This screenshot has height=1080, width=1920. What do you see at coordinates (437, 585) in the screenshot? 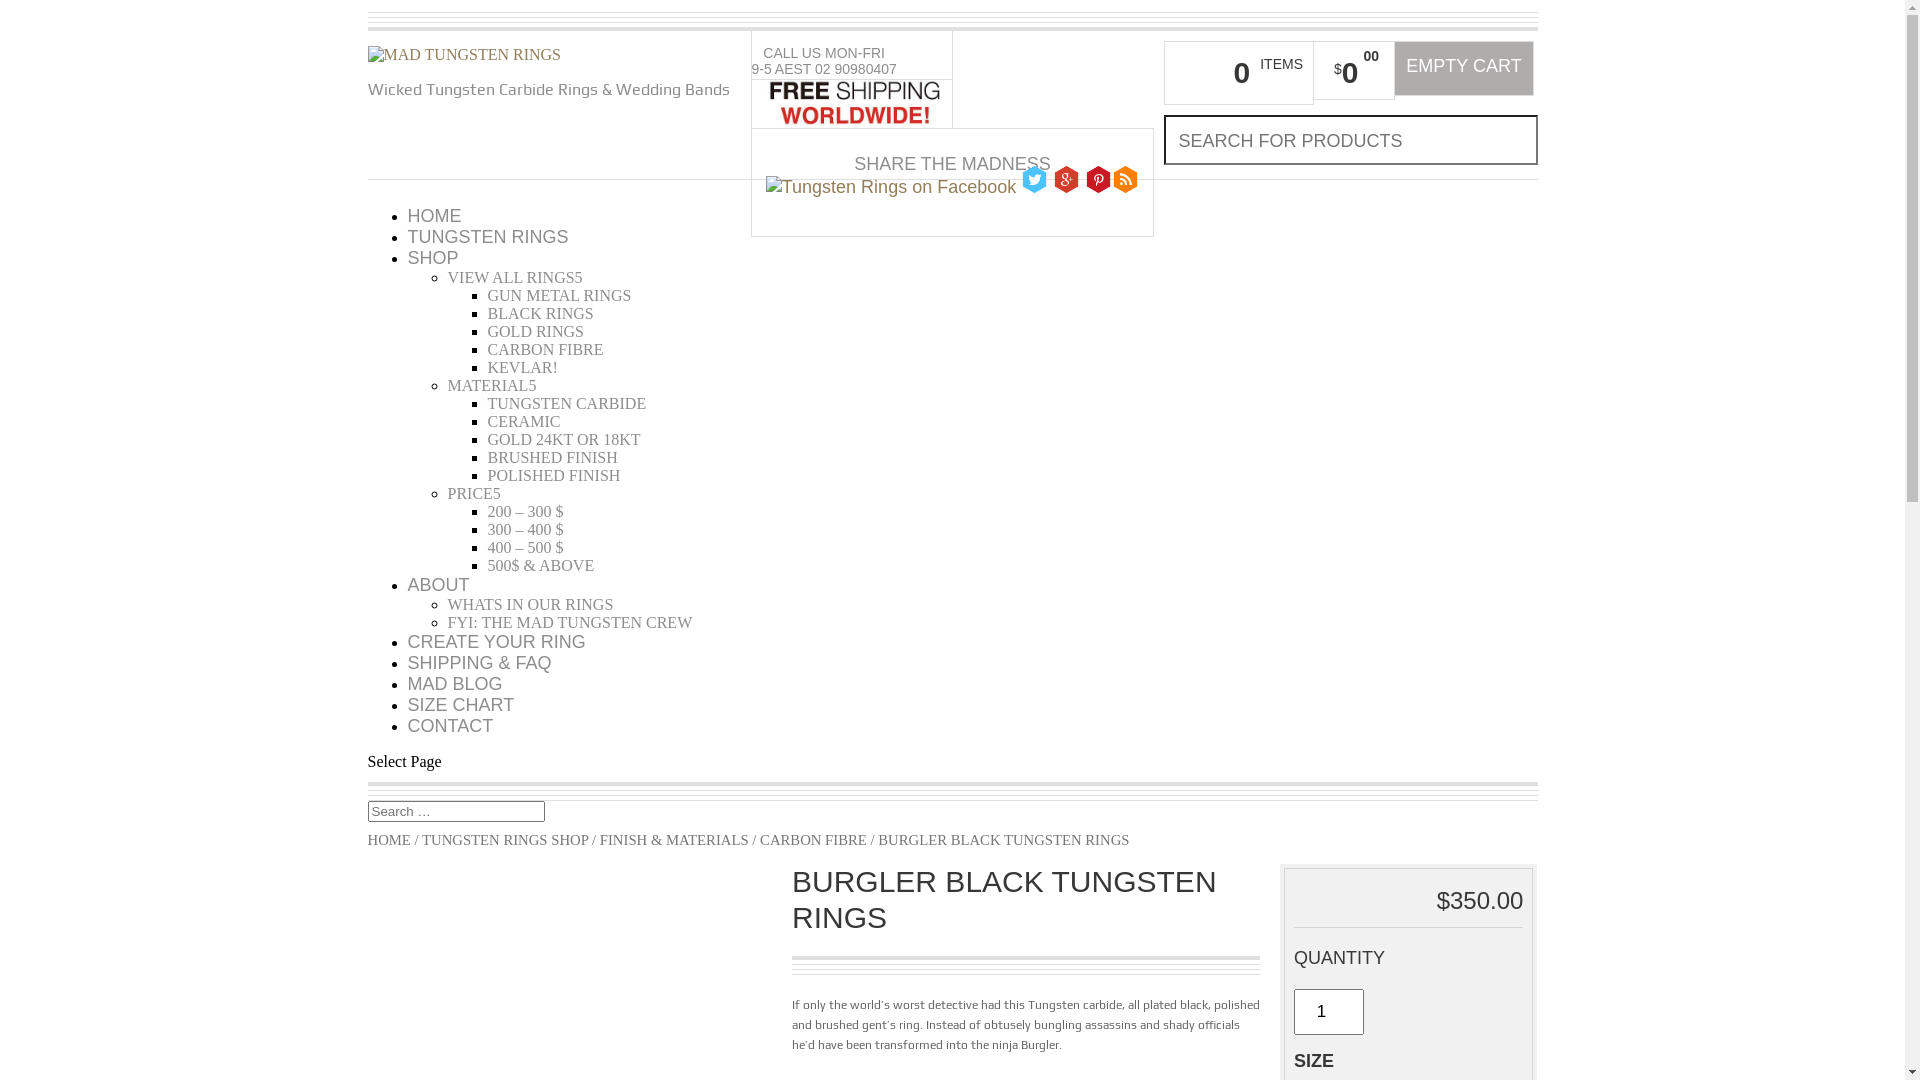
I see `'ABOUT'` at bounding box center [437, 585].